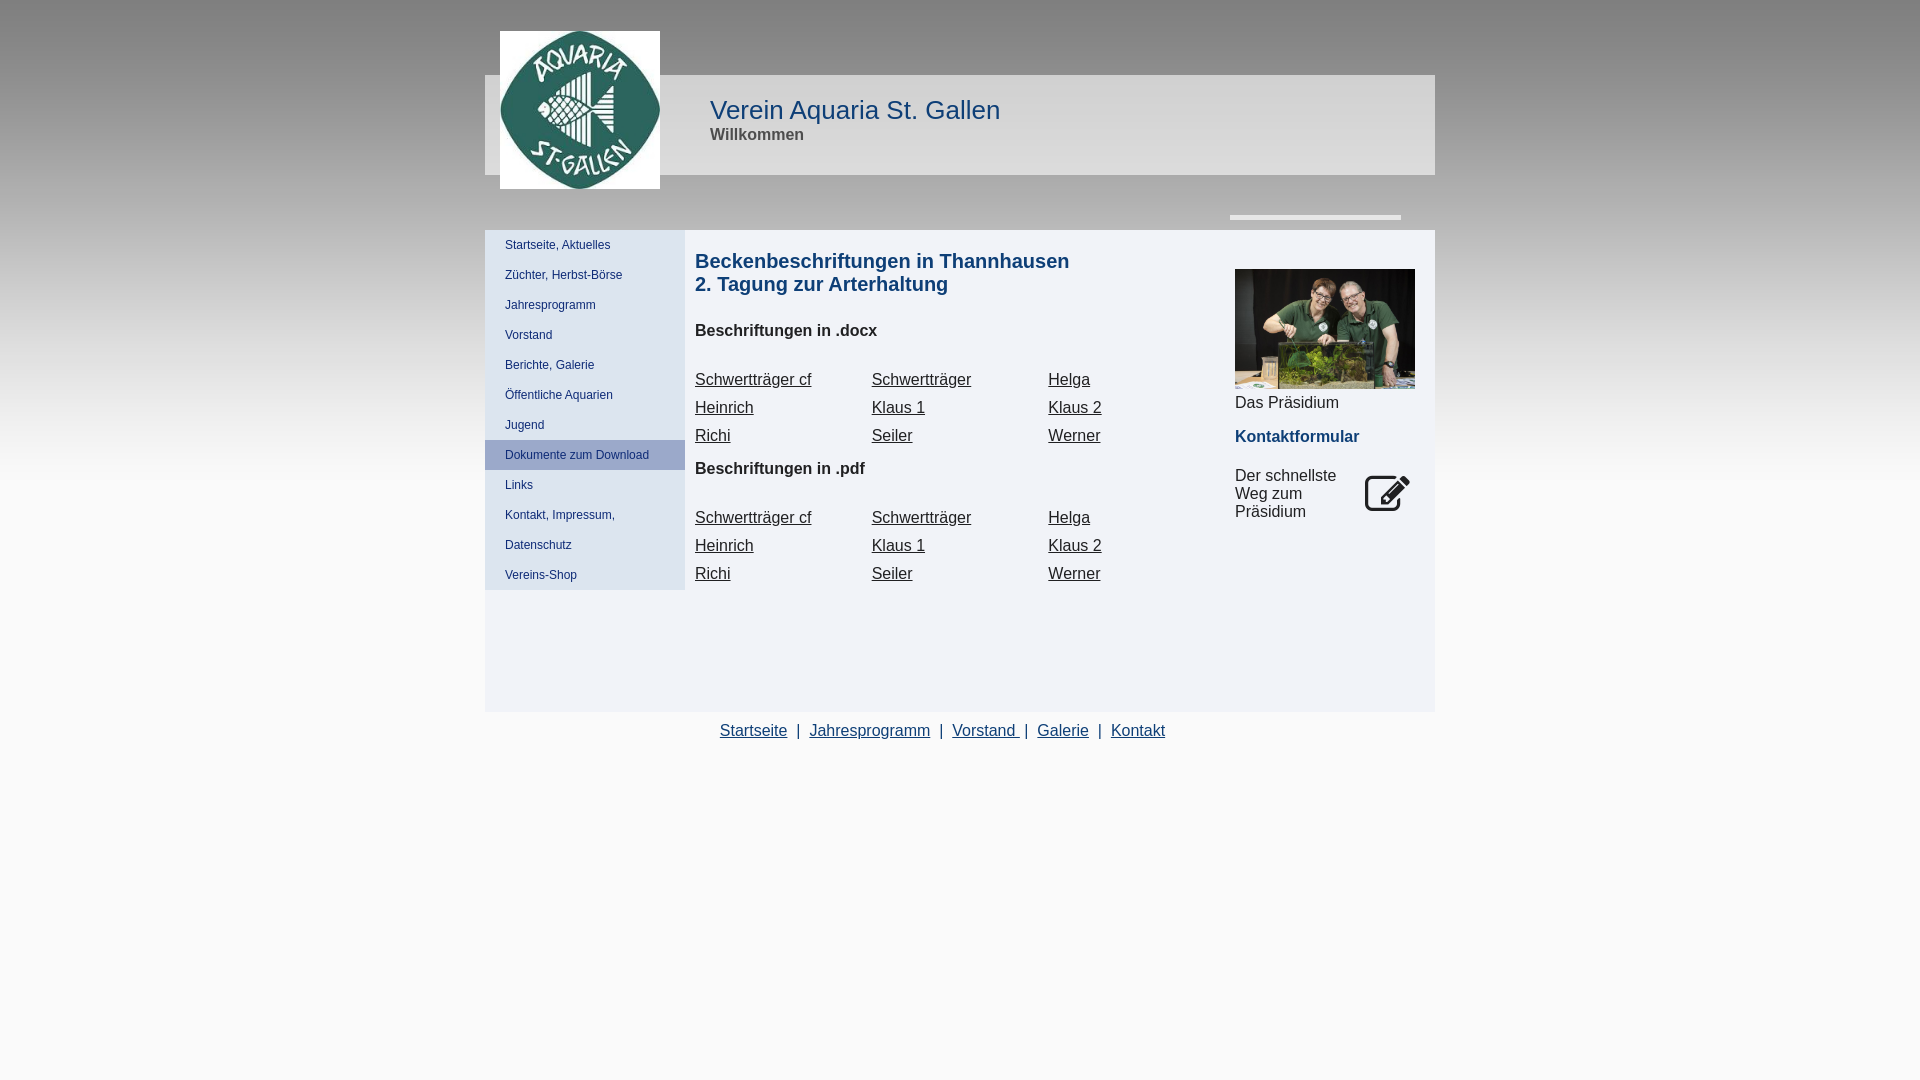  I want to click on 'Seiler', so click(891, 573).